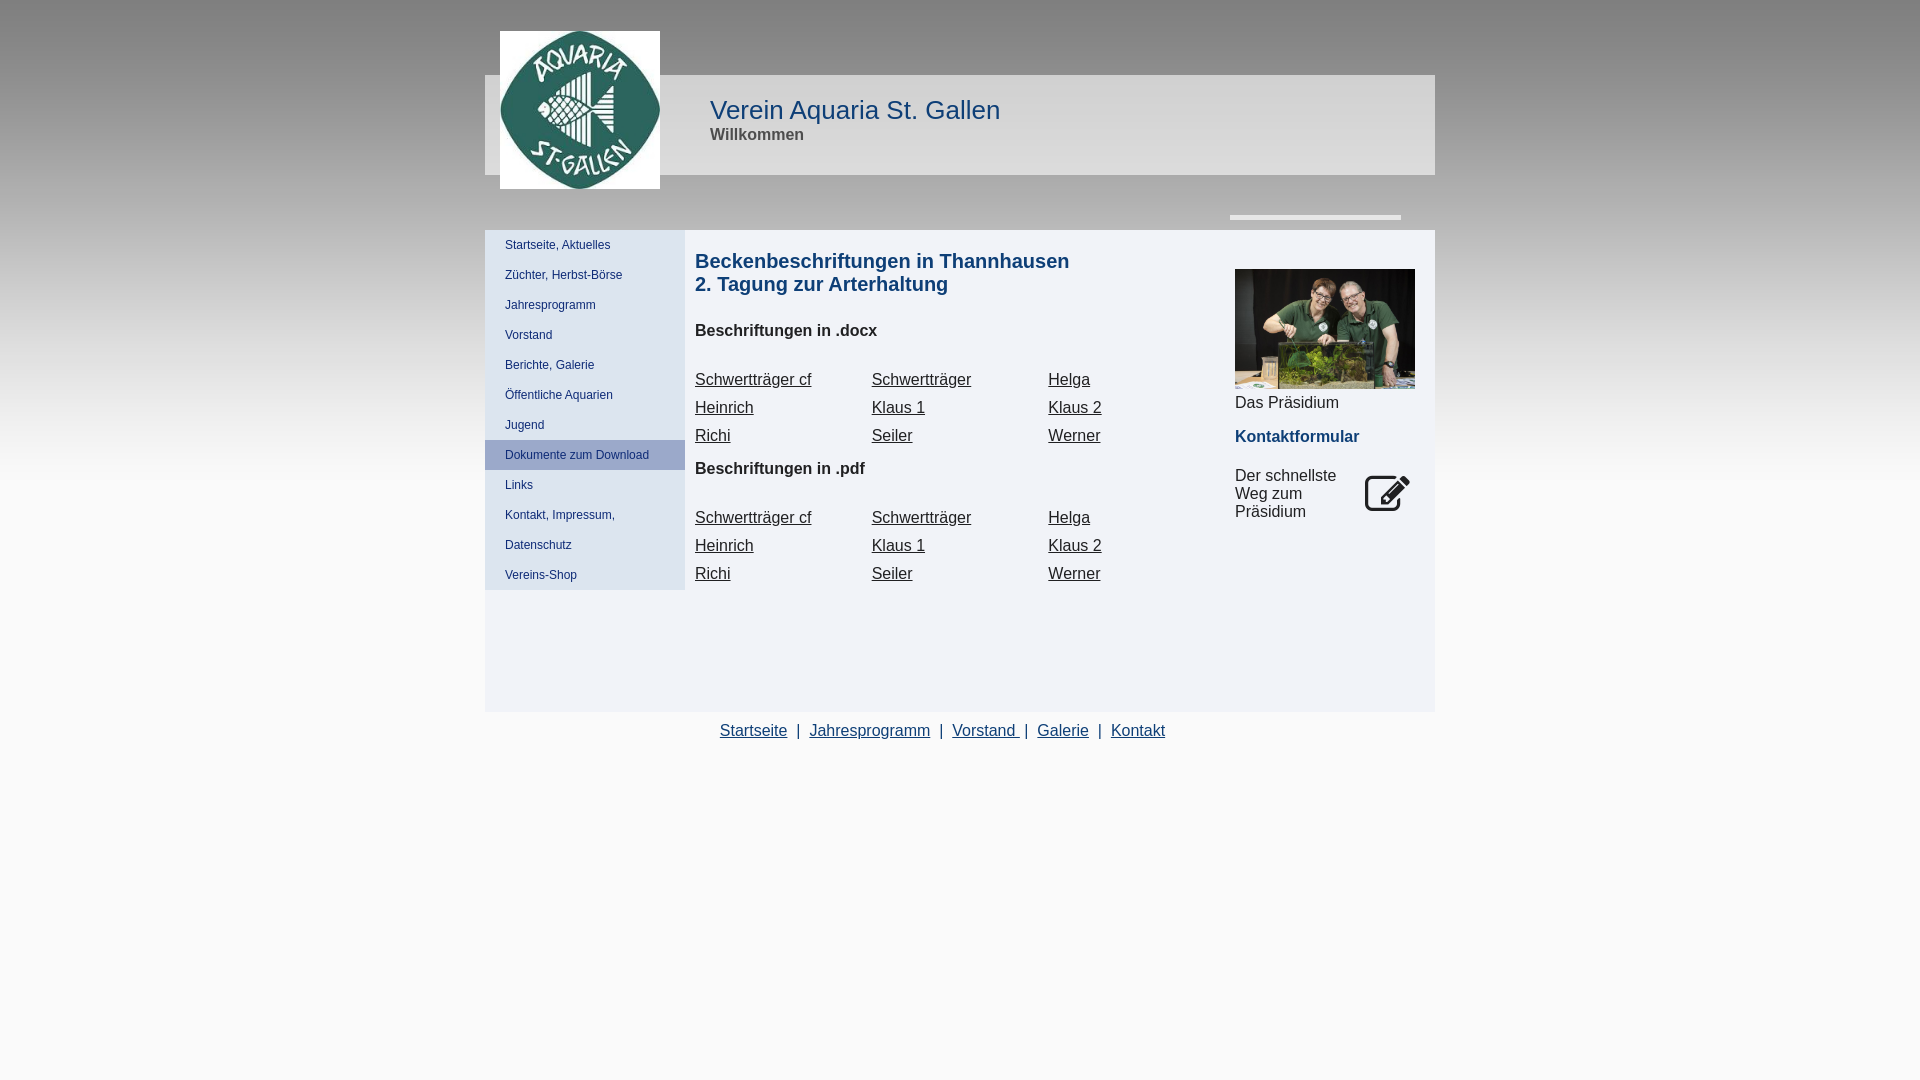  I want to click on 'Seiler', so click(891, 573).